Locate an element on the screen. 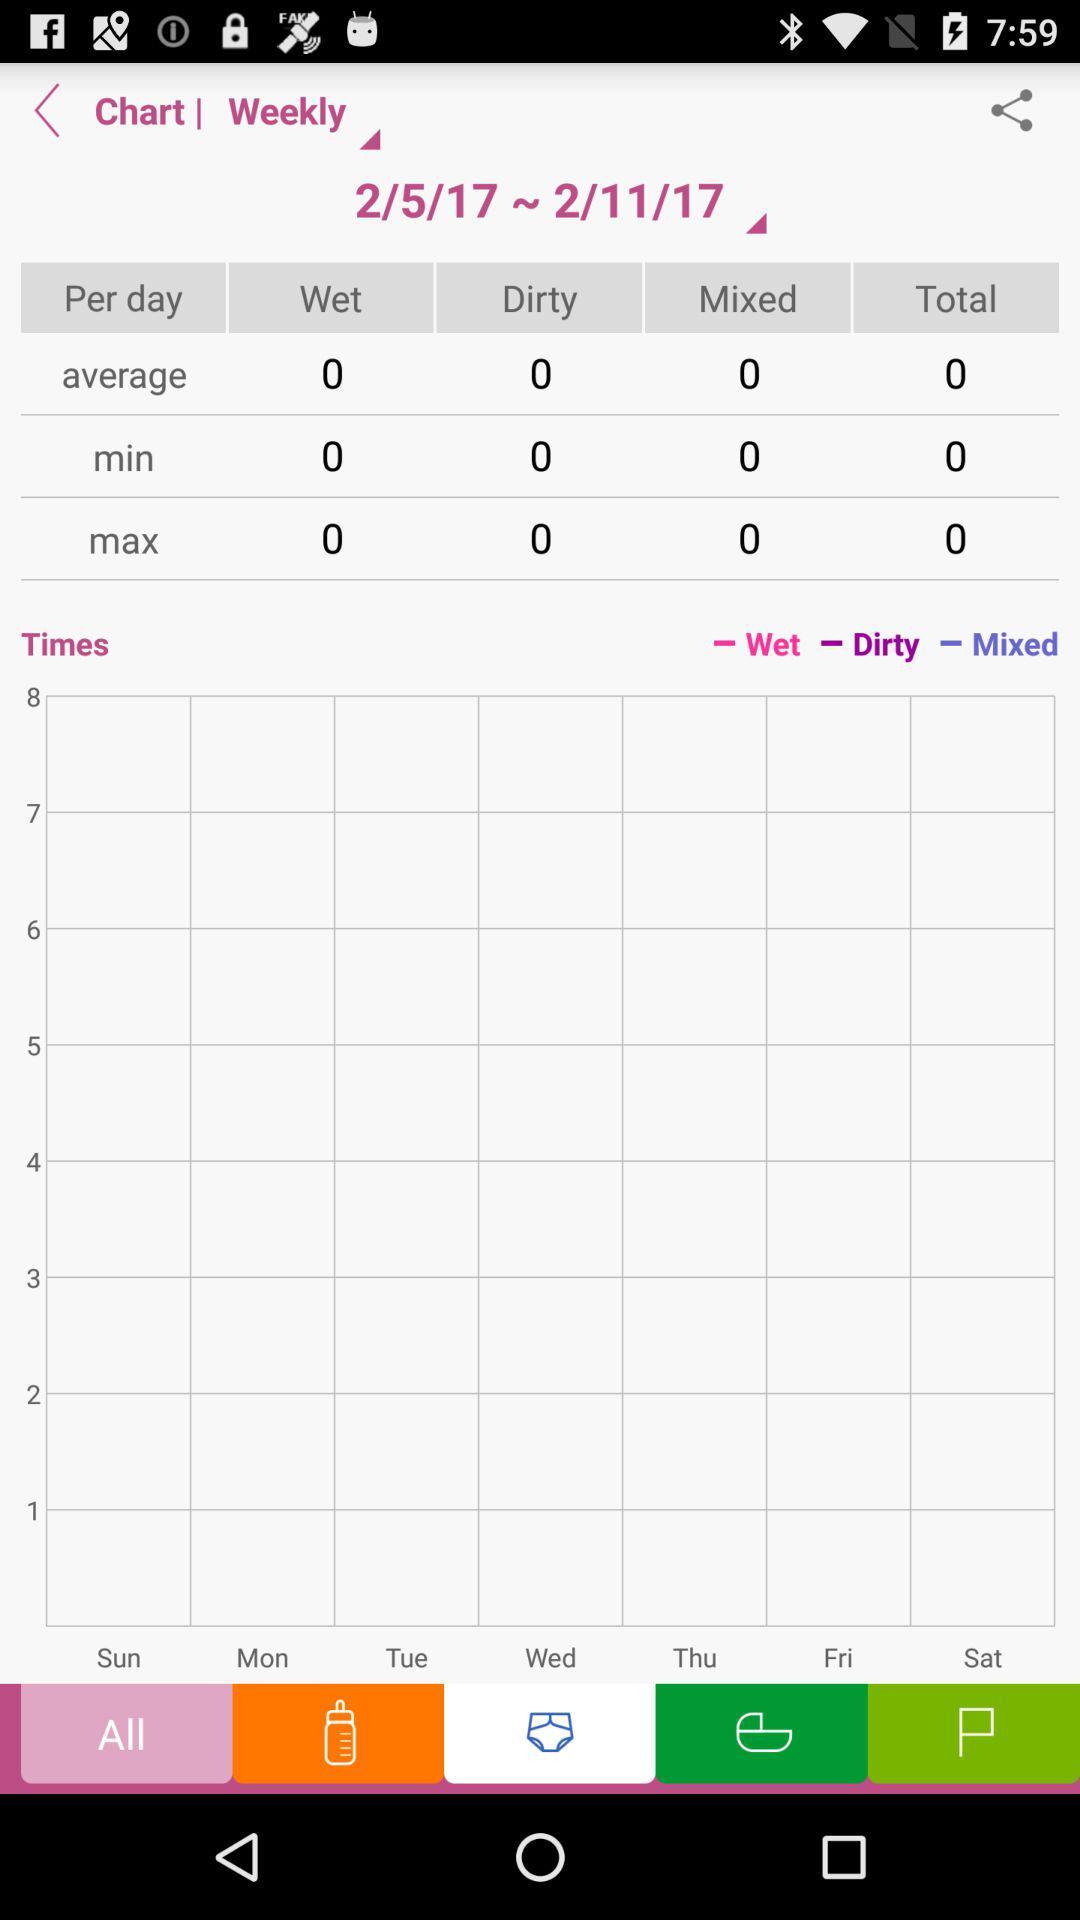  click on previous is located at coordinates (46, 109).